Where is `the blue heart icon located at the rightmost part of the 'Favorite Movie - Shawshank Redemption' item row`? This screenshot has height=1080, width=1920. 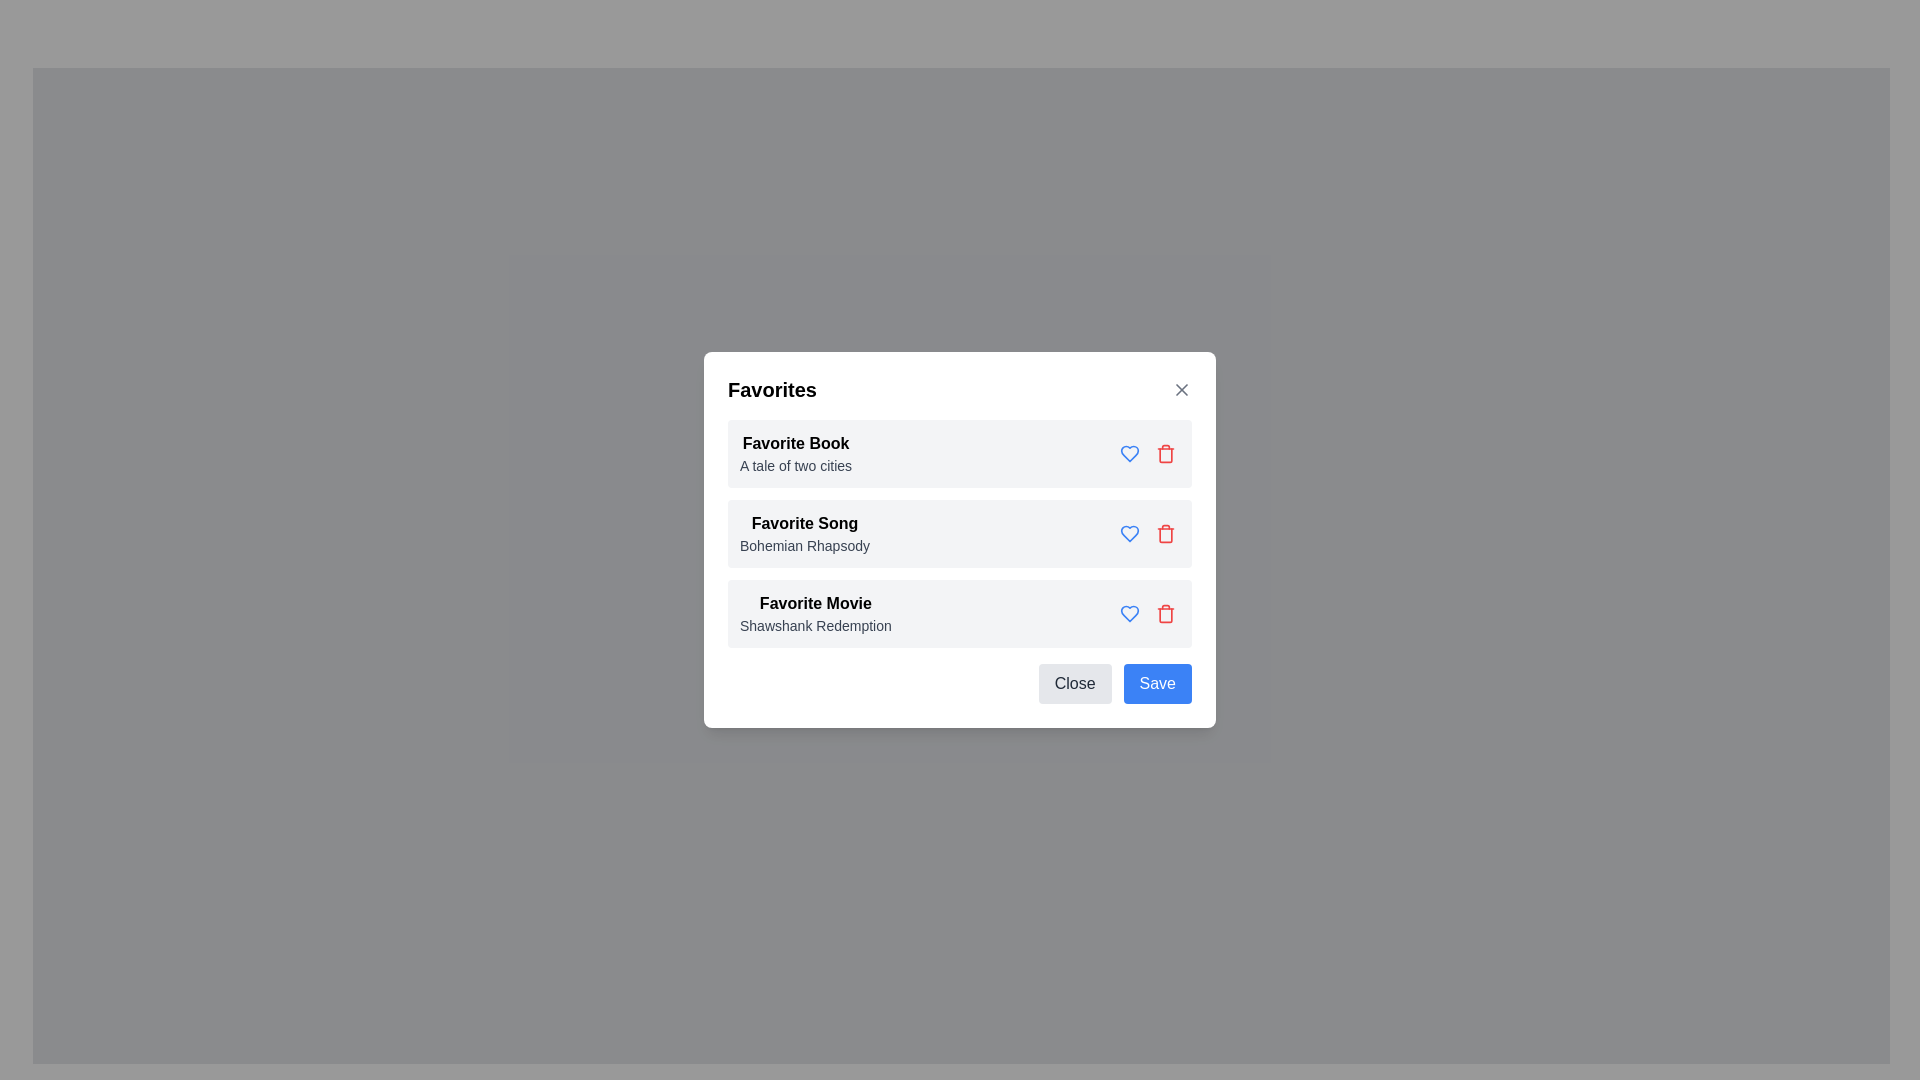
the blue heart icon located at the rightmost part of the 'Favorite Movie - Shawshank Redemption' item row is located at coordinates (1147, 612).